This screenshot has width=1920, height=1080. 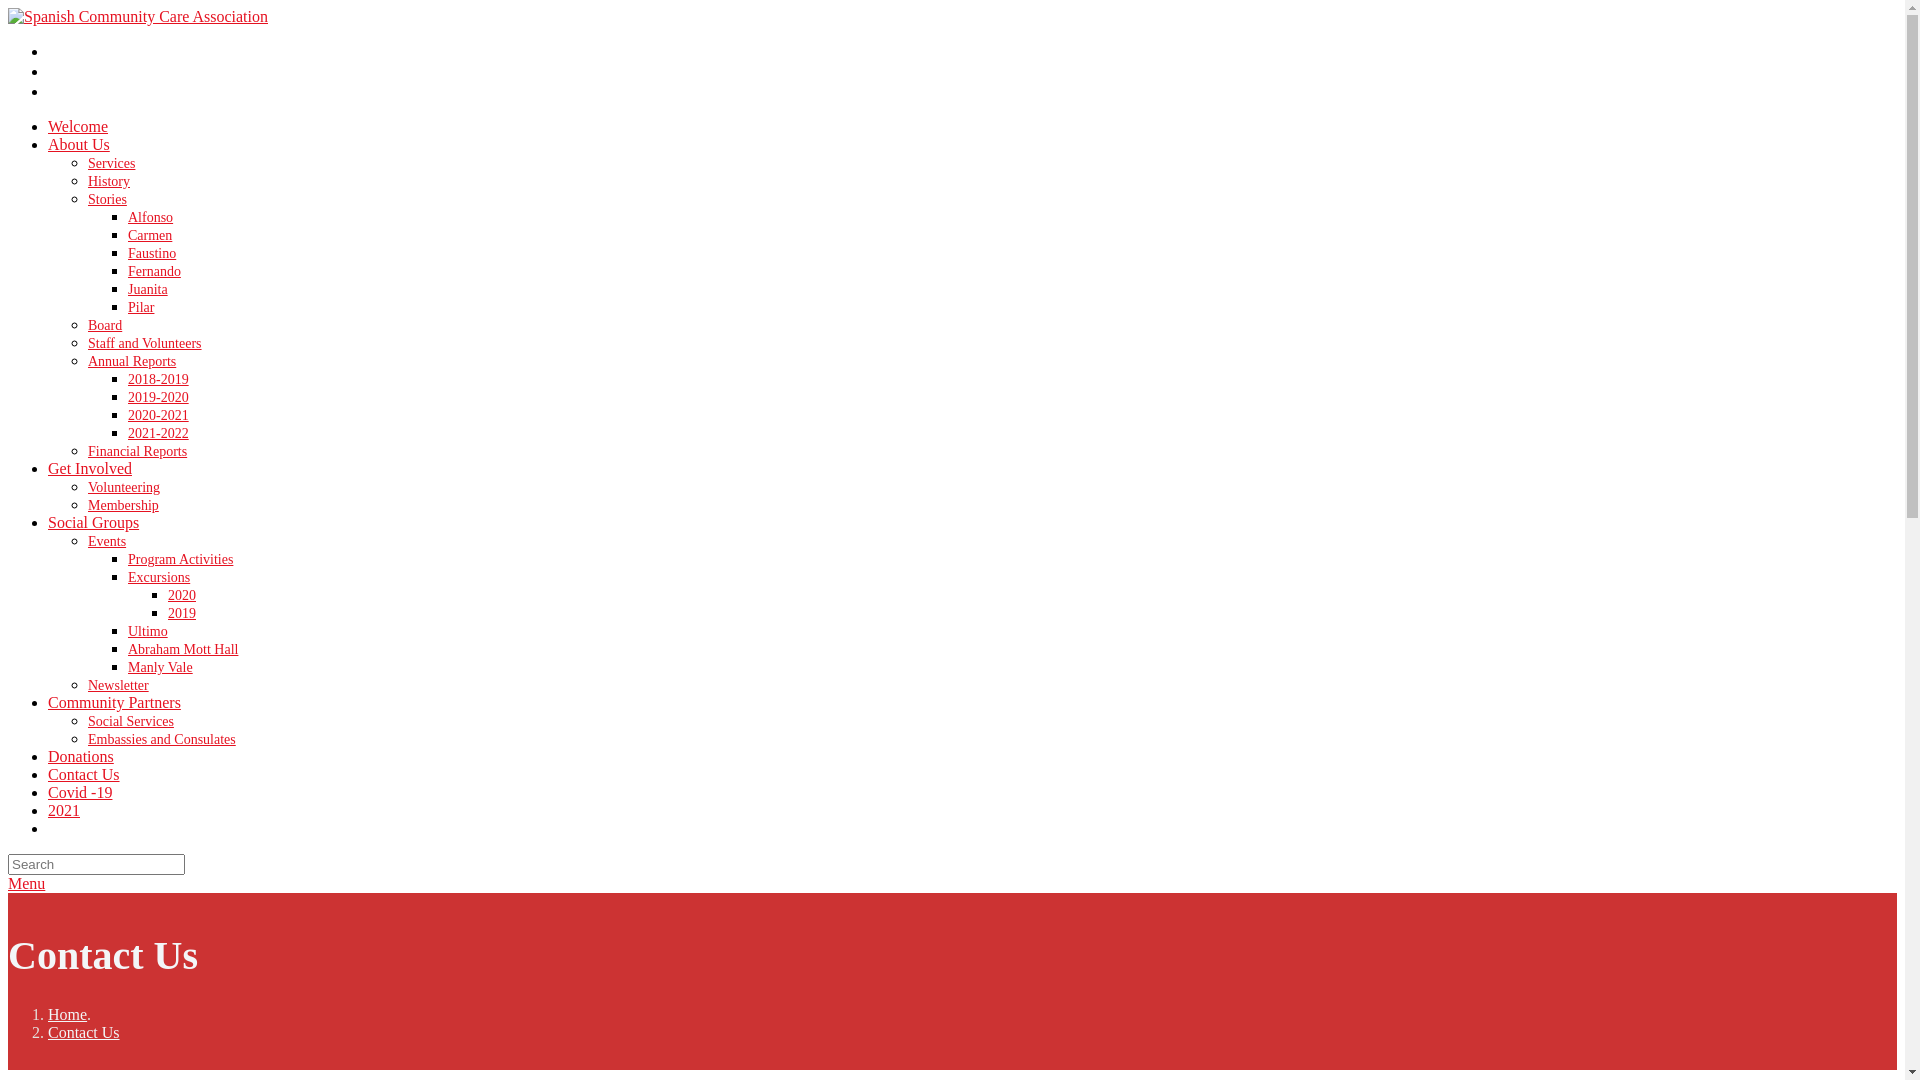 What do you see at coordinates (157, 432) in the screenshot?
I see `'2021-2022'` at bounding box center [157, 432].